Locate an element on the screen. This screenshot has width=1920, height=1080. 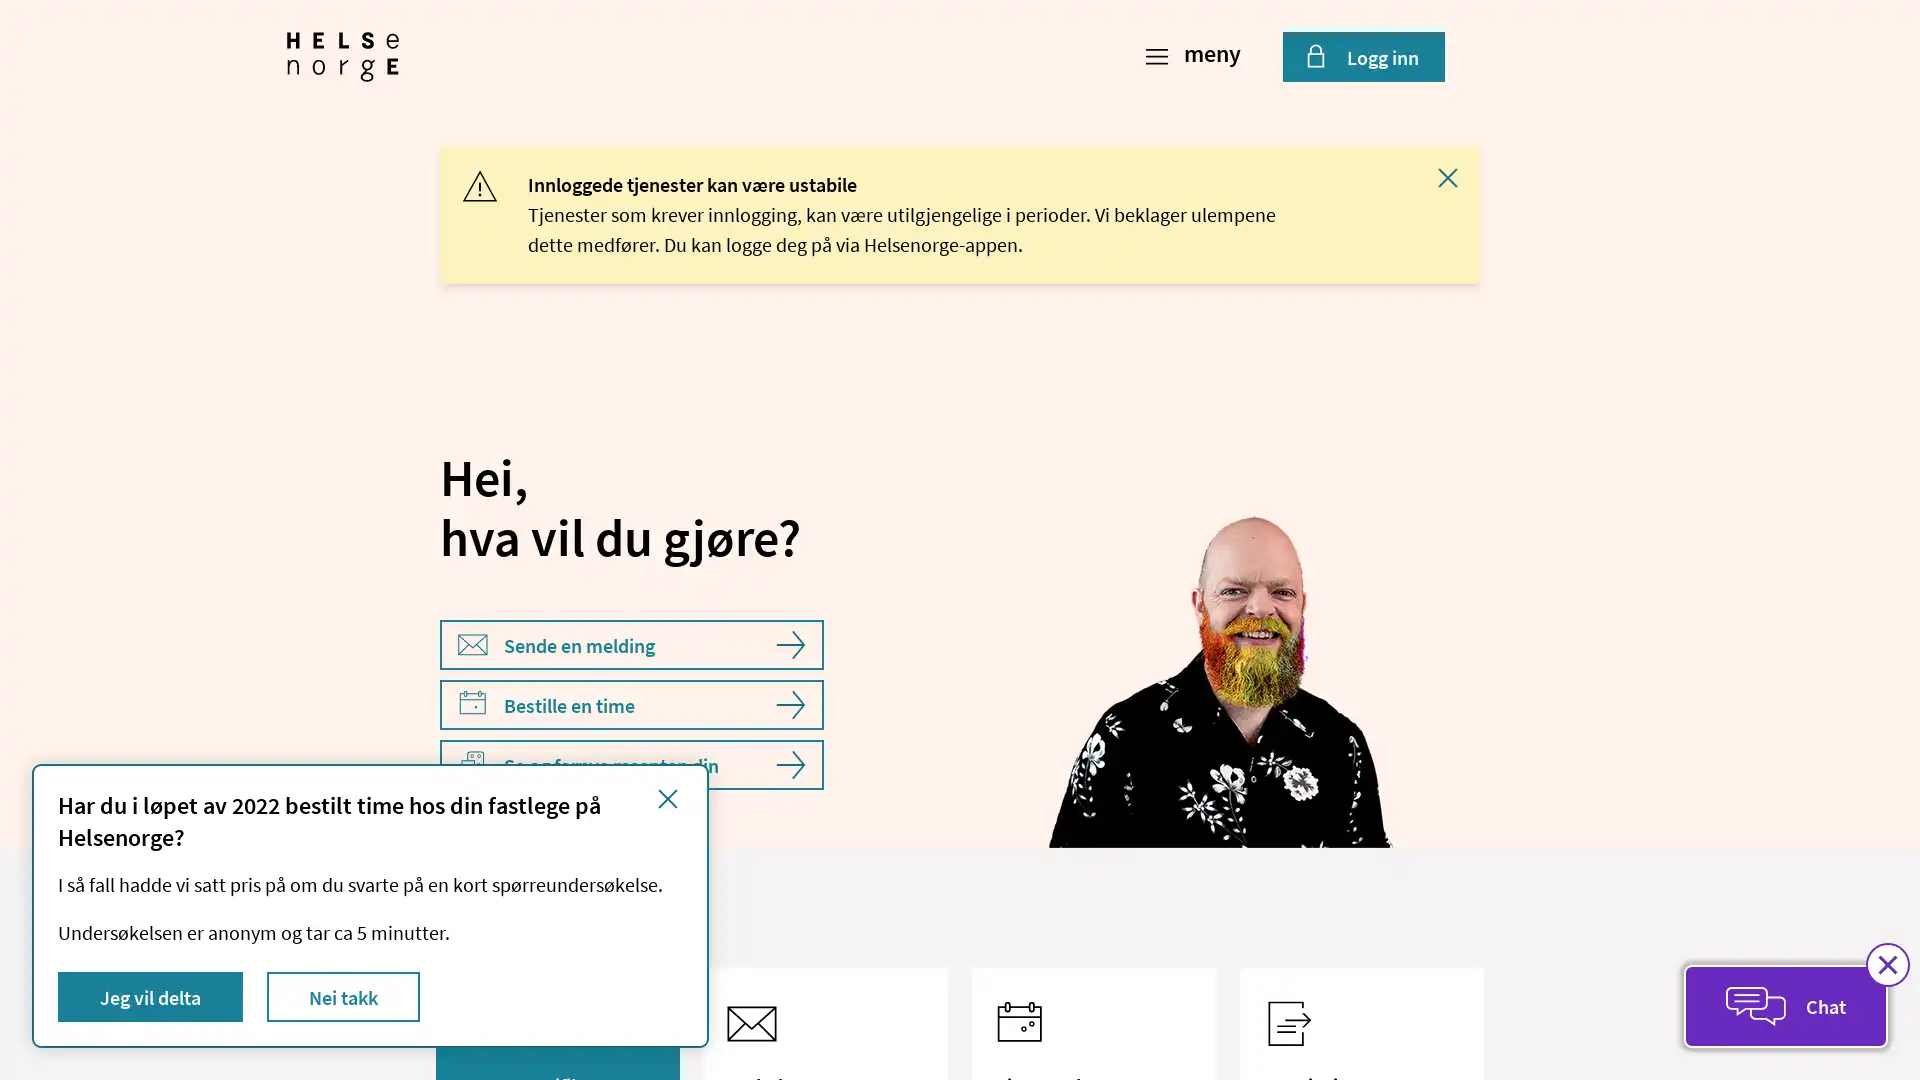
Jeg vil delta is located at coordinates (149, 996).